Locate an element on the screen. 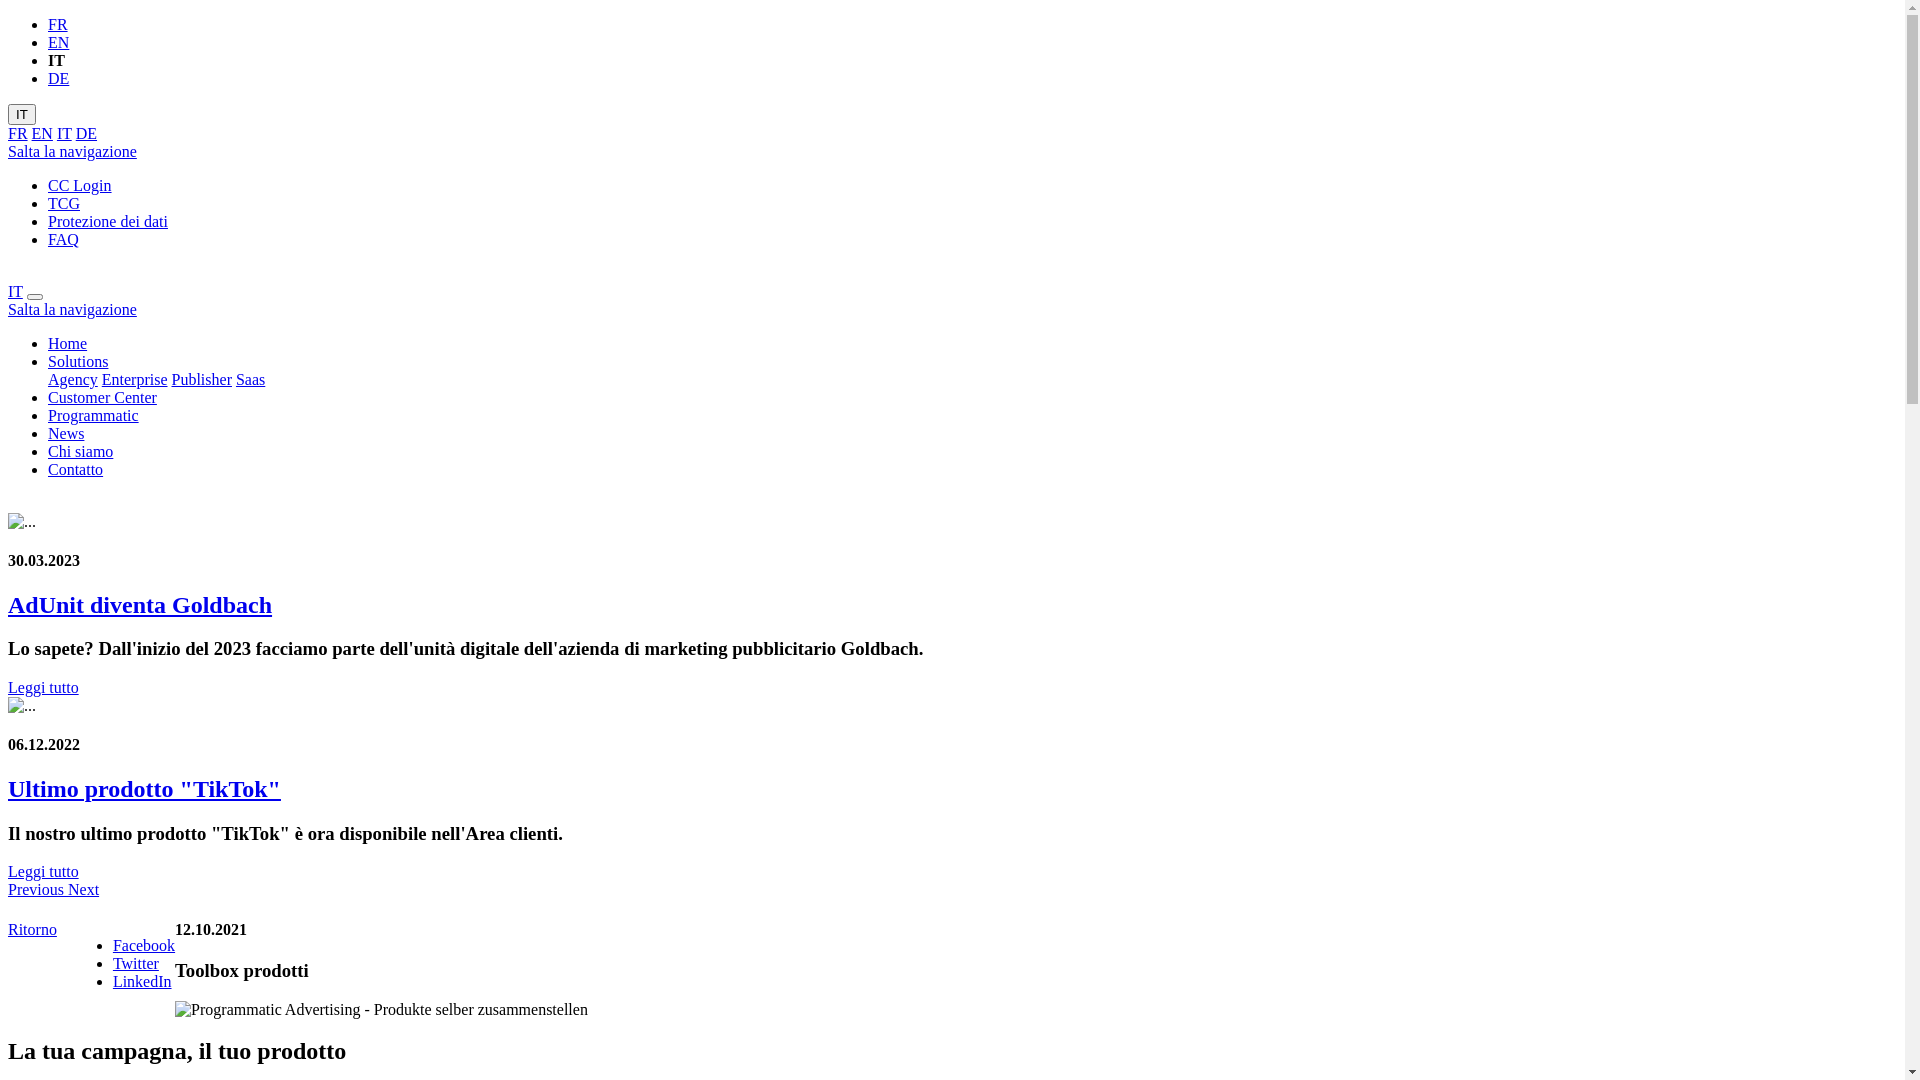  'Solutions' is located at coordinates (77, 361).